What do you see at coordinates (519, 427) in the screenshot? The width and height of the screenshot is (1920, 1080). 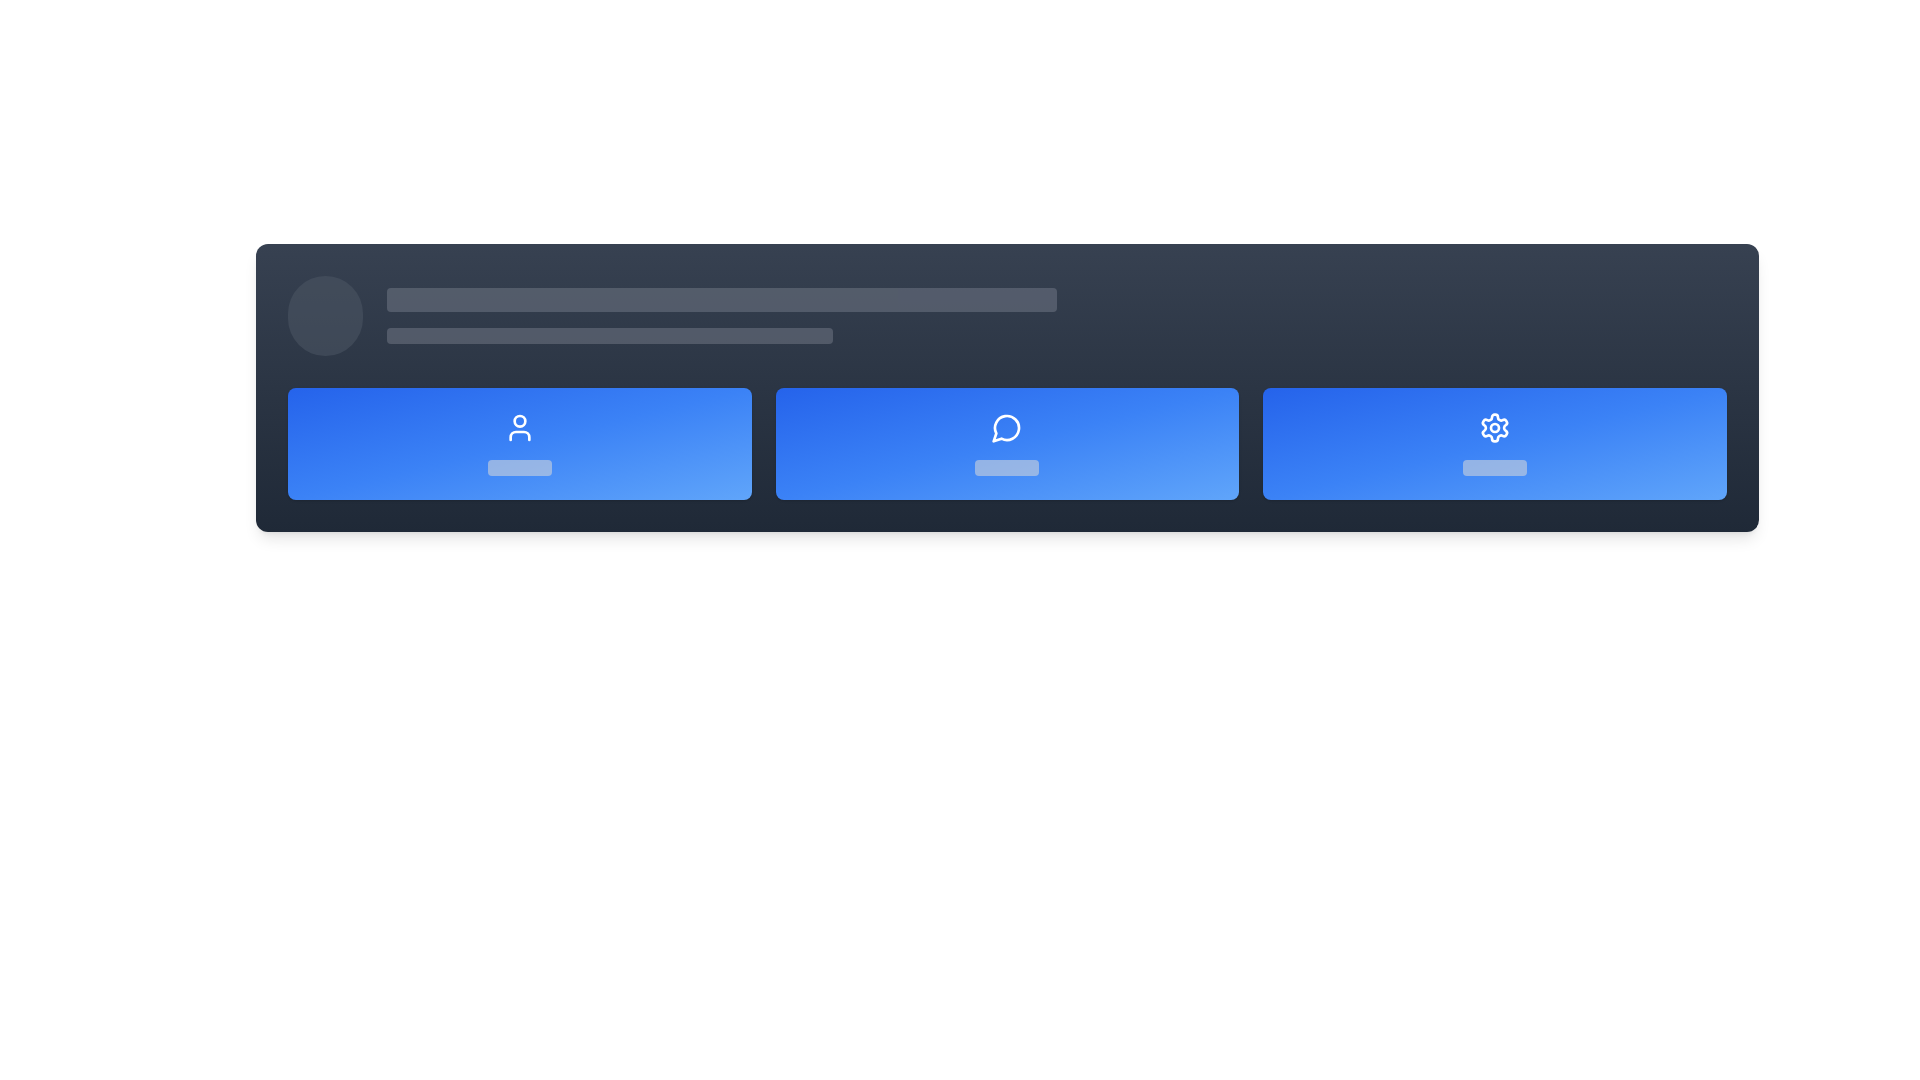 I see `the user icon, which is a stylized figure with a circle head and rounded arch body, located in the center of the leftmost blue gradient button` at bounding box center [519, 427].